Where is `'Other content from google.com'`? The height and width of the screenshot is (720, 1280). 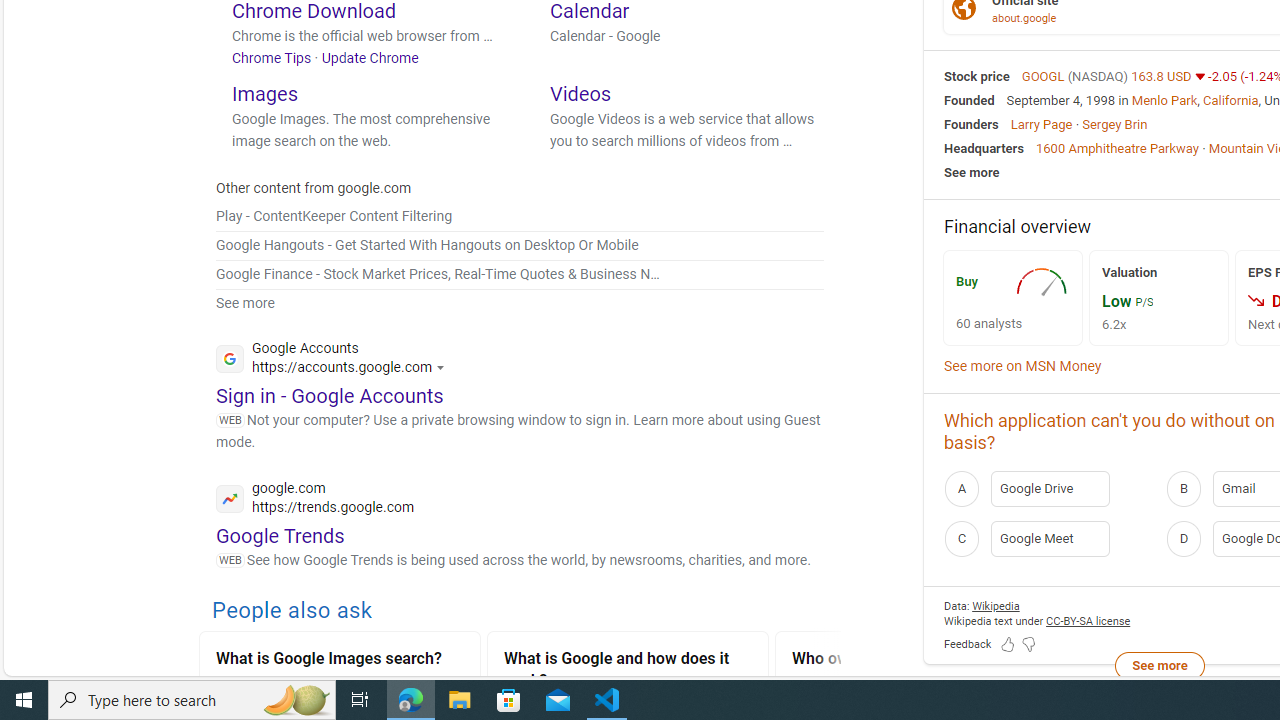
'Other content from google.com' is located at coordinates (313, 188).